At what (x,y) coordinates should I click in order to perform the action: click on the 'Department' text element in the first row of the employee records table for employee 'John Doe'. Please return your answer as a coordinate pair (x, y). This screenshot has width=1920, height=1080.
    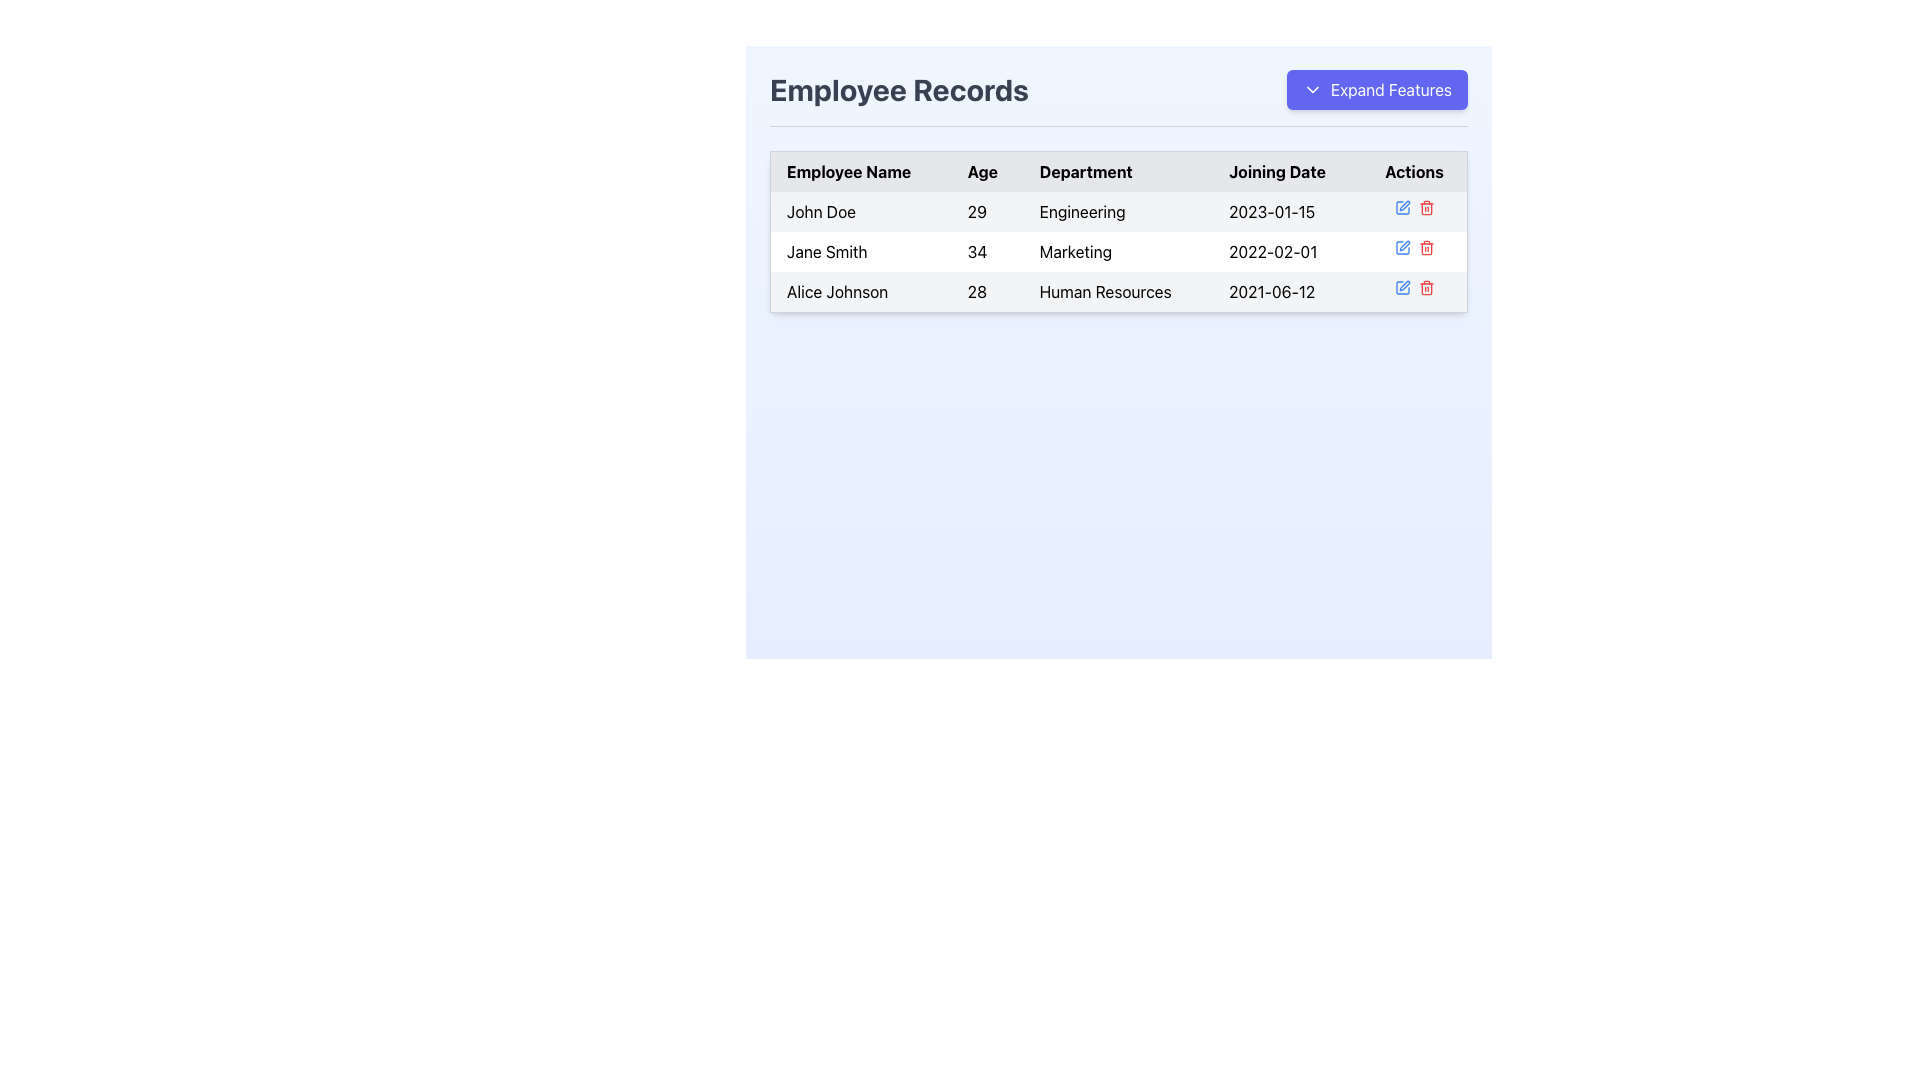
    Looking at the image, I should click on (1117, 212).